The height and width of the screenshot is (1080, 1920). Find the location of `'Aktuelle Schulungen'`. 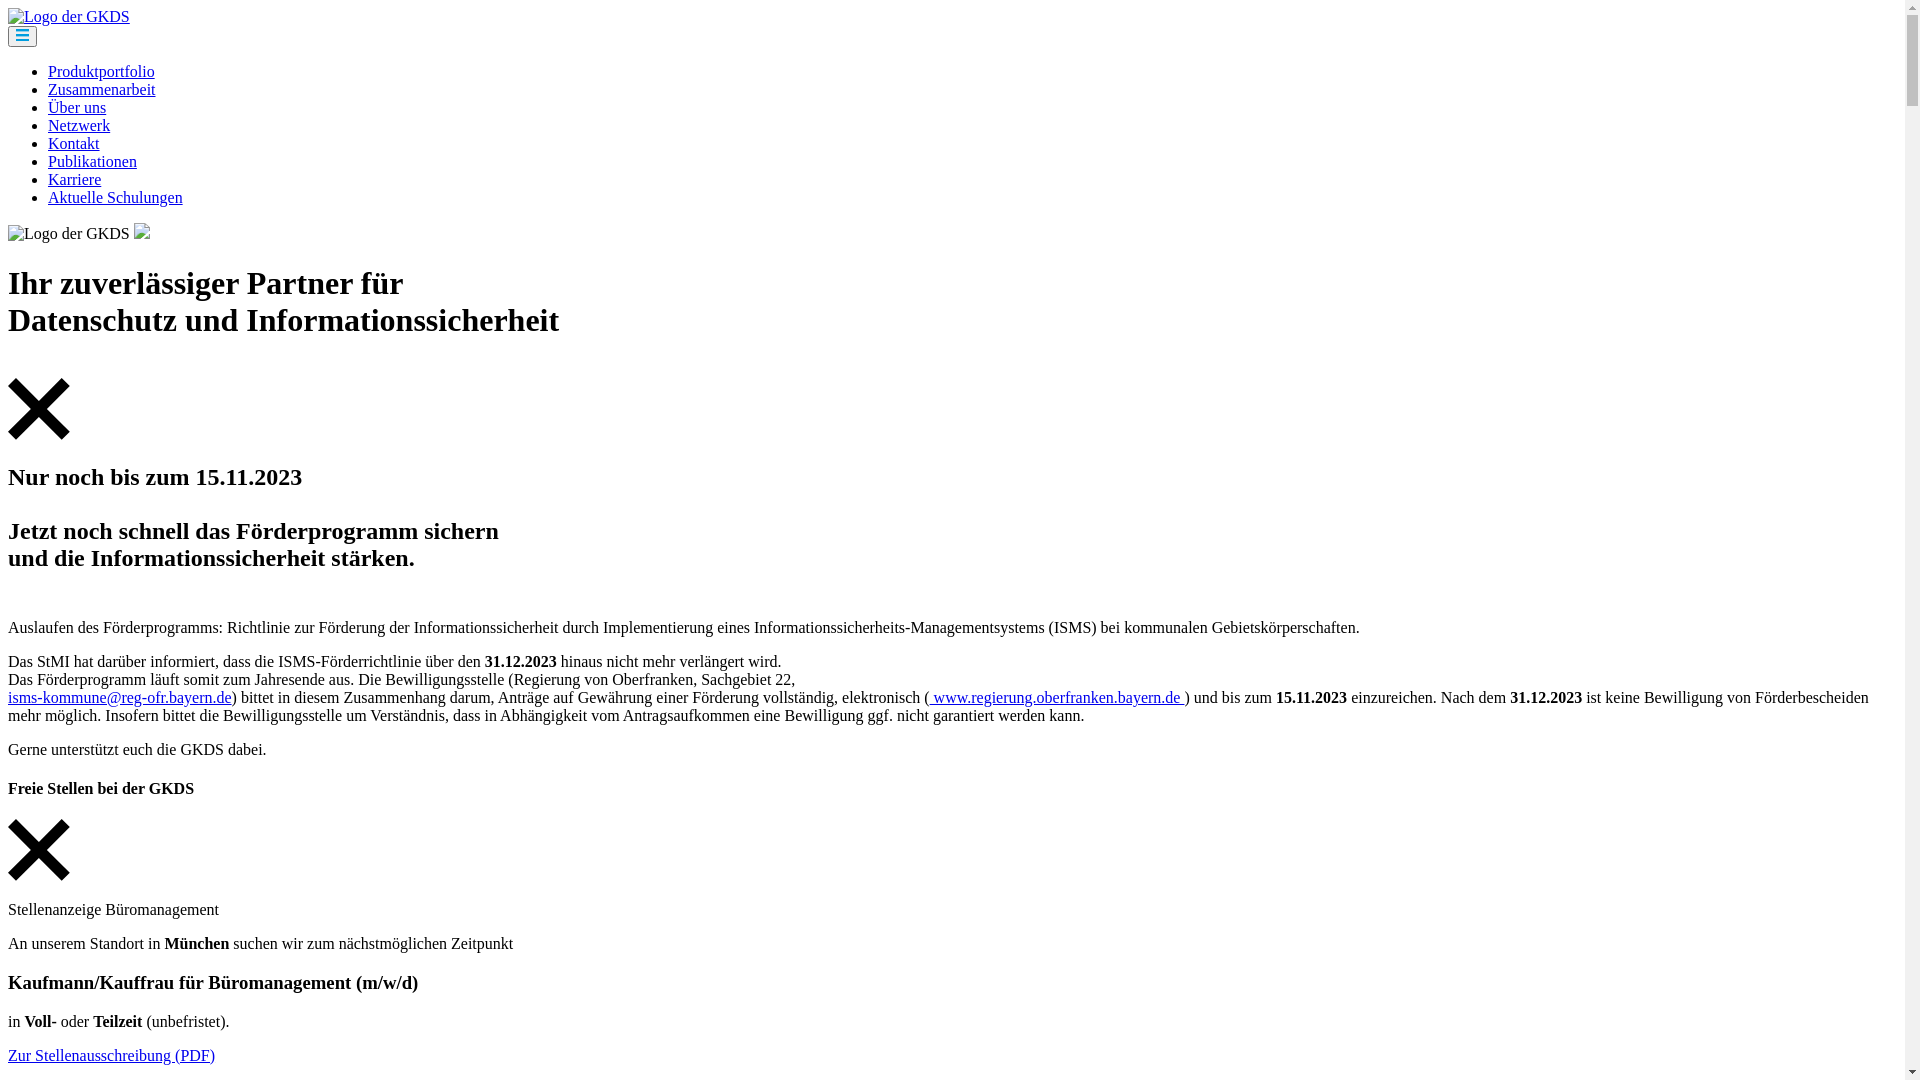

'Aktuelle Schulungen' is located at coordinates (114, 197).